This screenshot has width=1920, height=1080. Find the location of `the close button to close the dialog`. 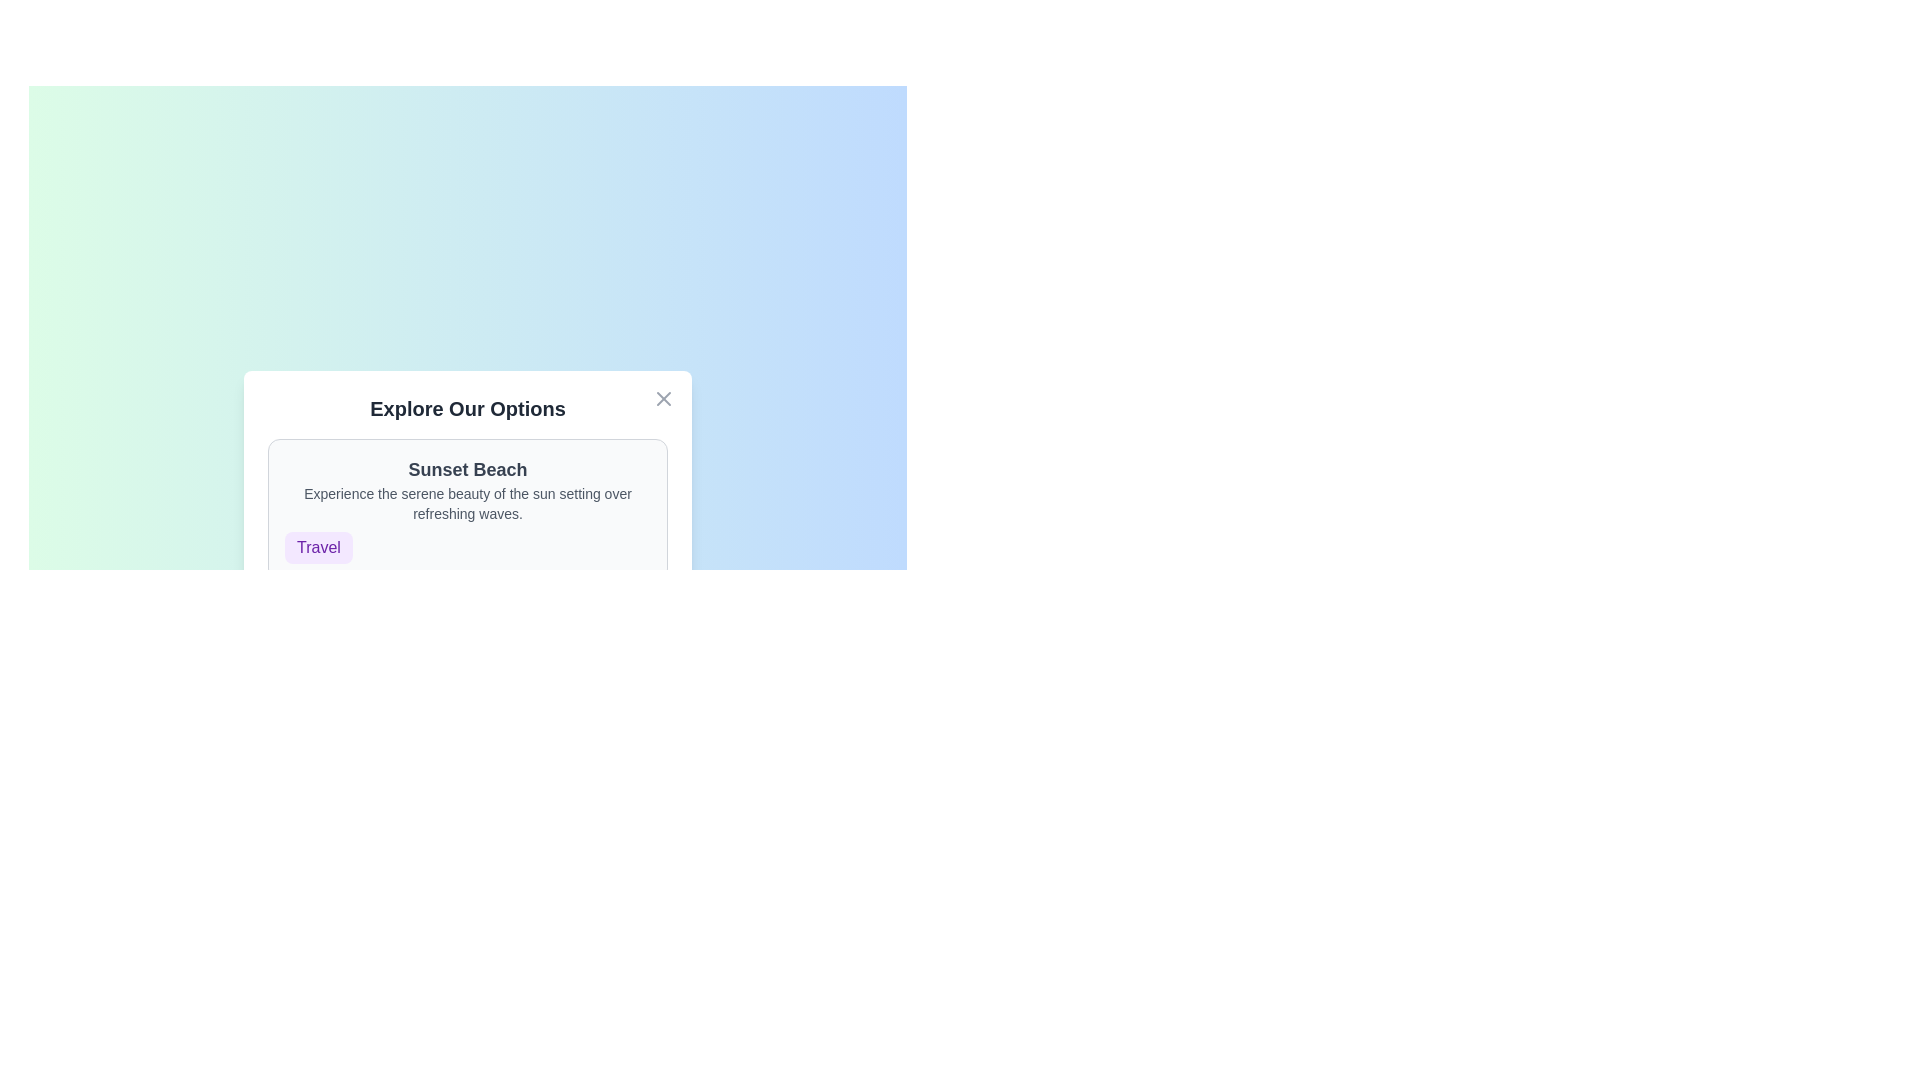

the close button to close the dialog is located at coordinates (663, 398).